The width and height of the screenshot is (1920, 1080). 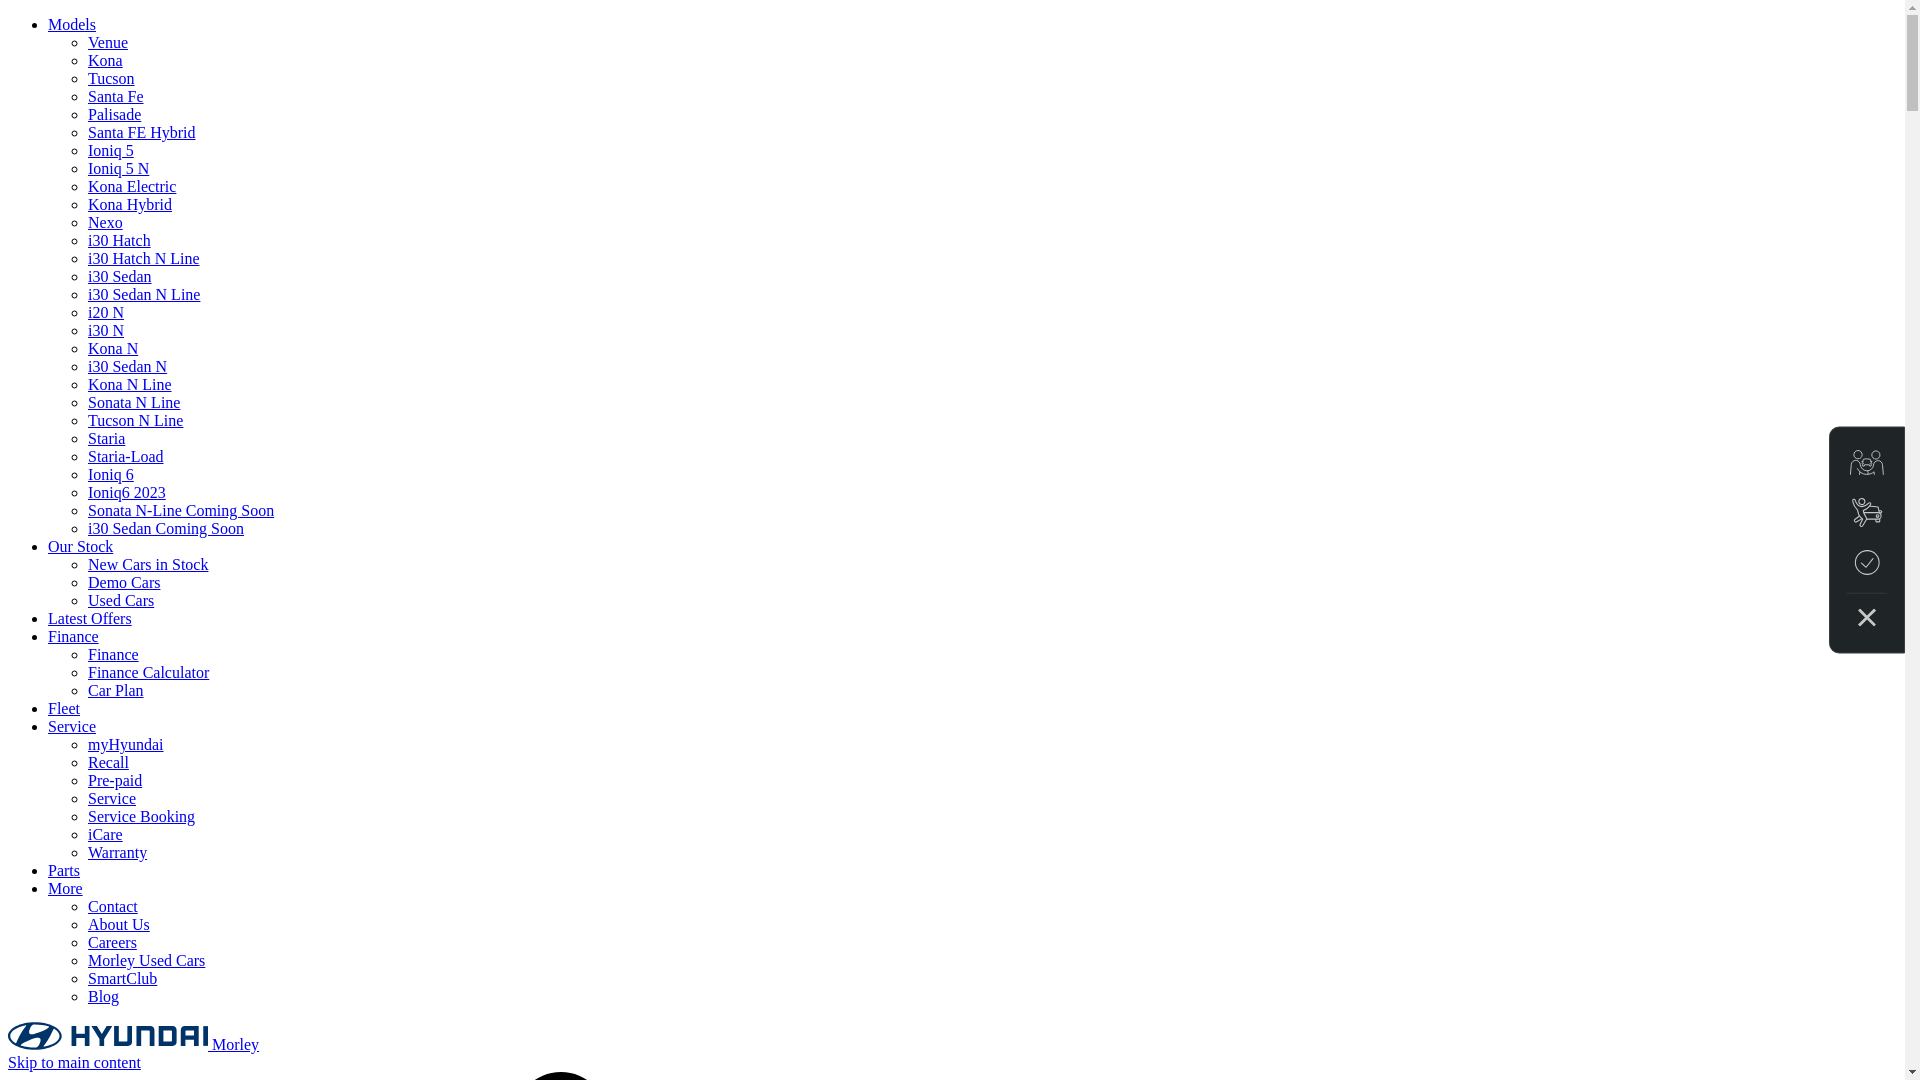 What do you see at coordinates (107, 762) in the screenshot?
I see `'Recall'` at bounding box center [107, 762].